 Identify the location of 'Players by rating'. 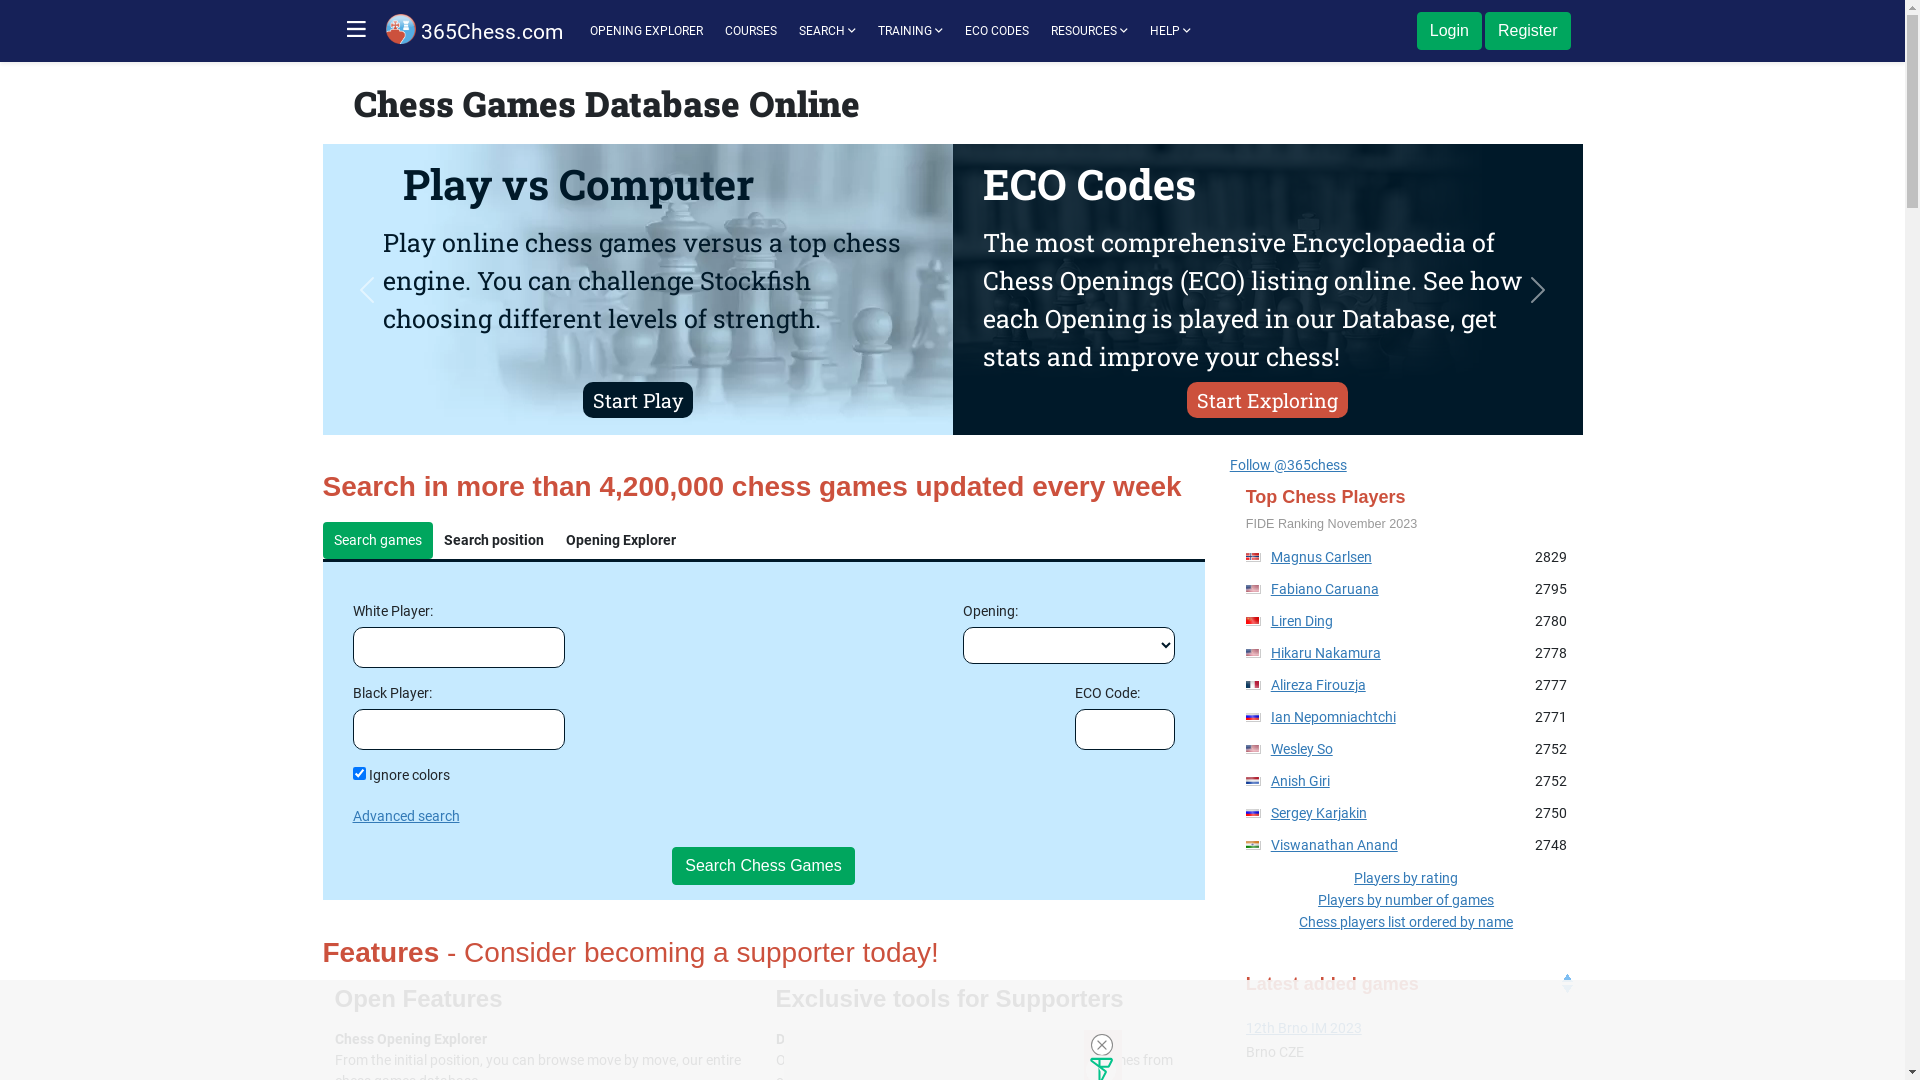
(1405, 877).